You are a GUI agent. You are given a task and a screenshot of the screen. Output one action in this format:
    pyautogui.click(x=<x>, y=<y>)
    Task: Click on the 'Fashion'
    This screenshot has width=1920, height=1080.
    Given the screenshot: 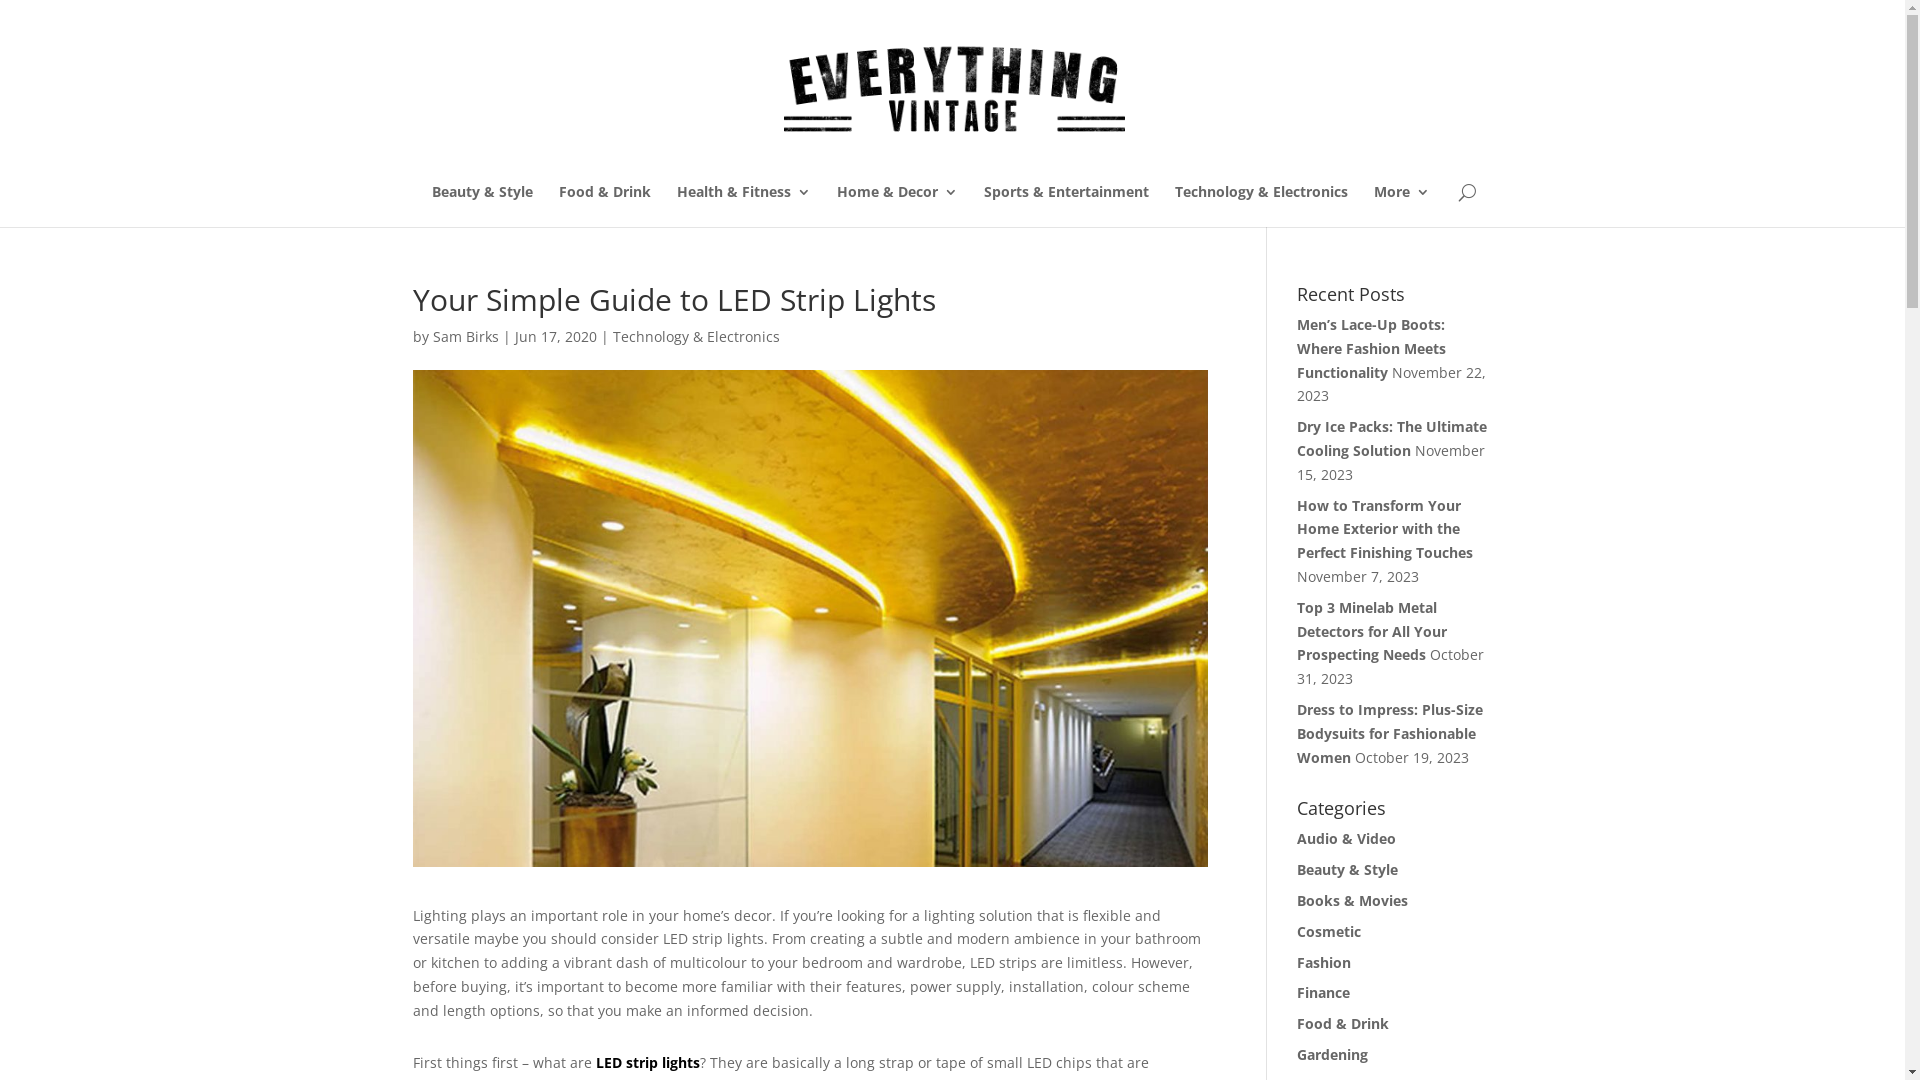 What is the action you would take?
    pyautogui.click(x=1296, y=961)
    